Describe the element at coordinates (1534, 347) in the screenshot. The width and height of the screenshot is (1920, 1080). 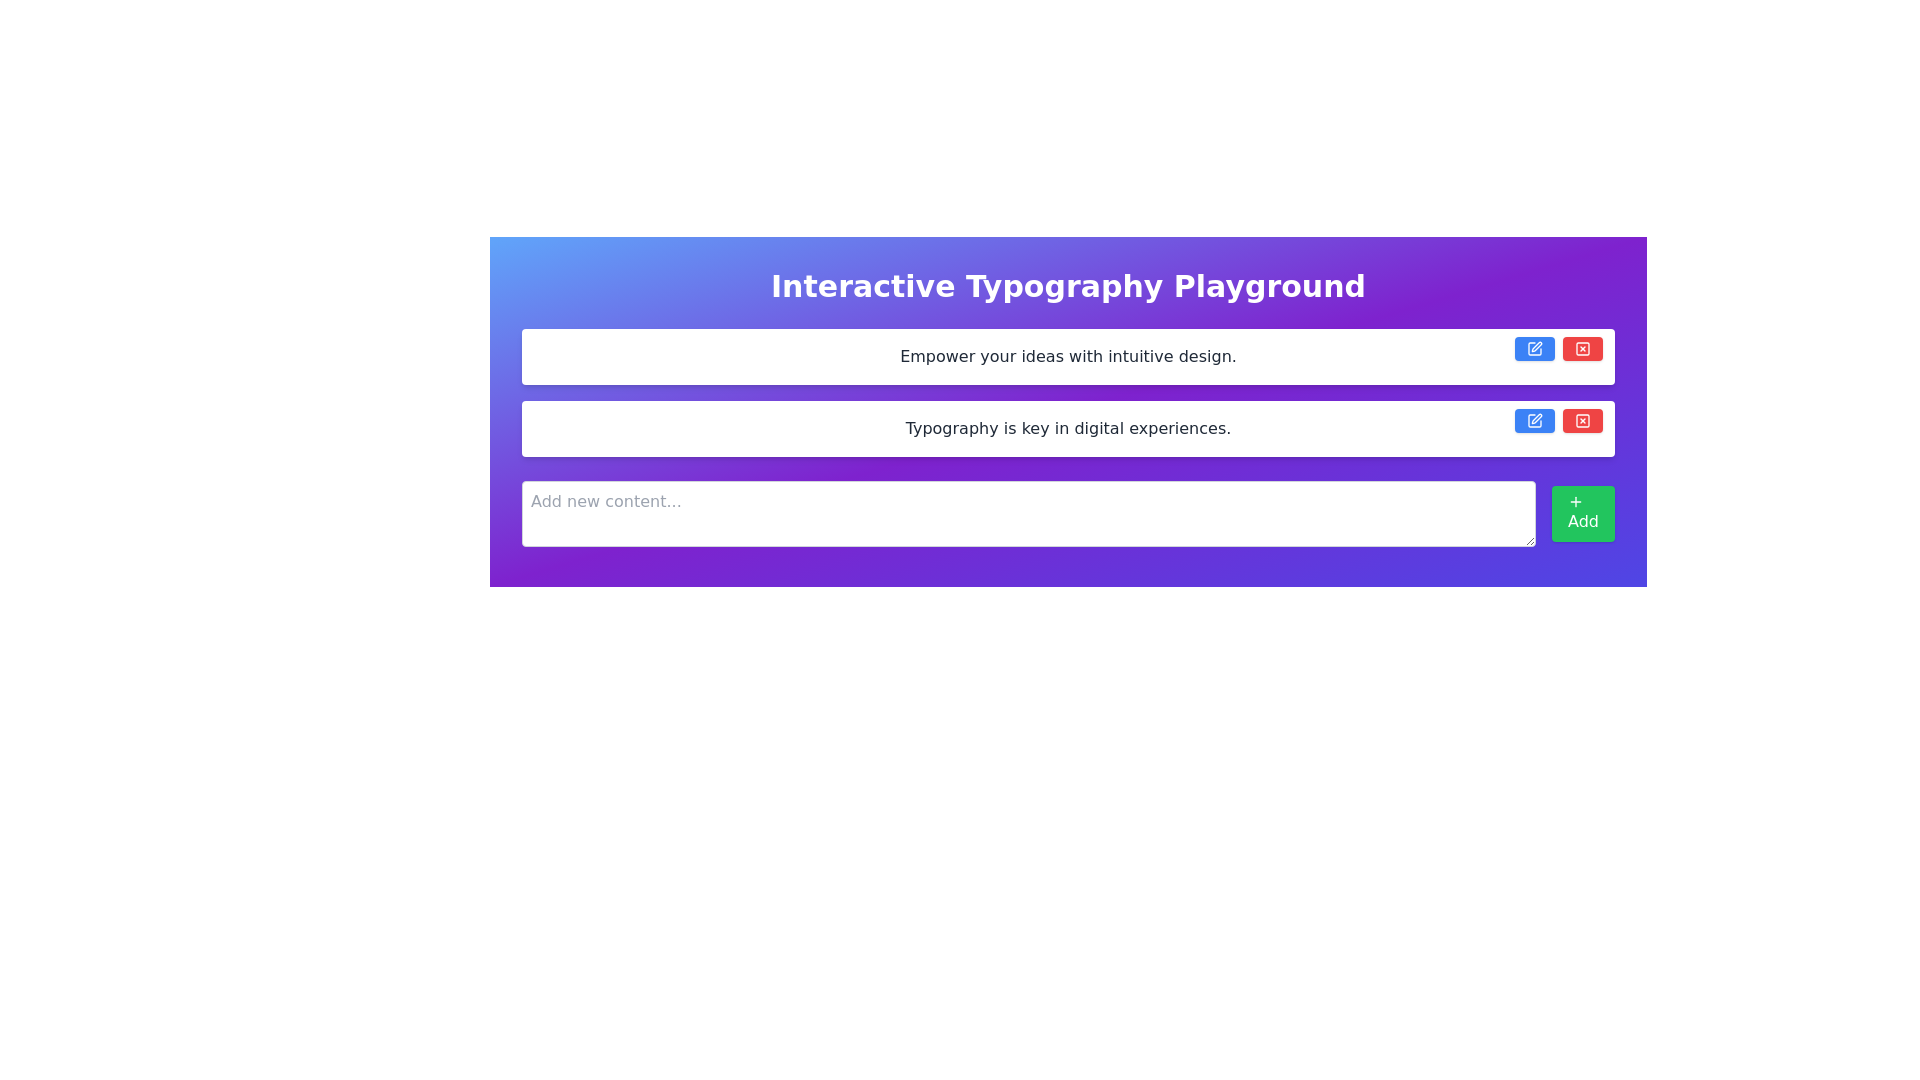
I see `the blue edit button with a pen icon located to the far right of the upper input field` at that location.